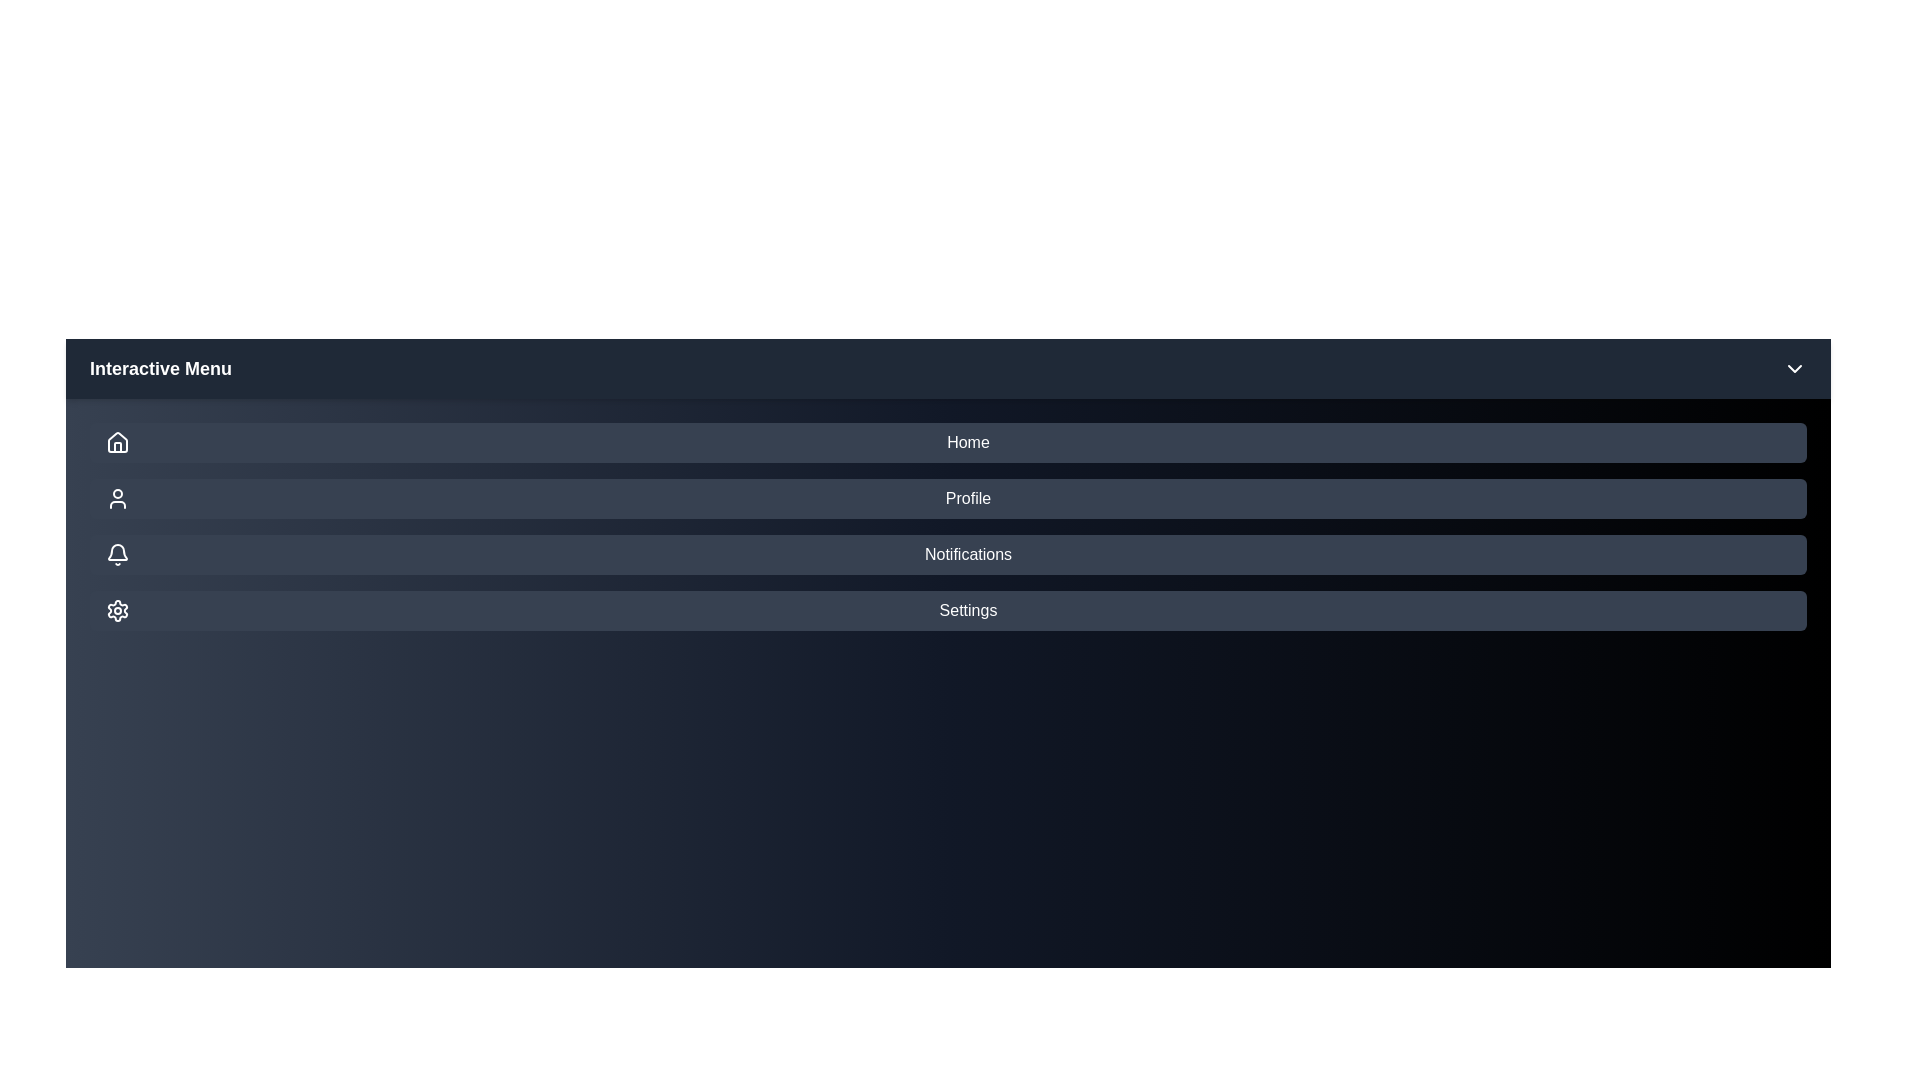 Image resolution: width=1920 pixels, height=1080 pixels. What do you see at coordinates (947, 497) in the screenshot?
I see `the menu item Profile` at bounding box center [947, 497].